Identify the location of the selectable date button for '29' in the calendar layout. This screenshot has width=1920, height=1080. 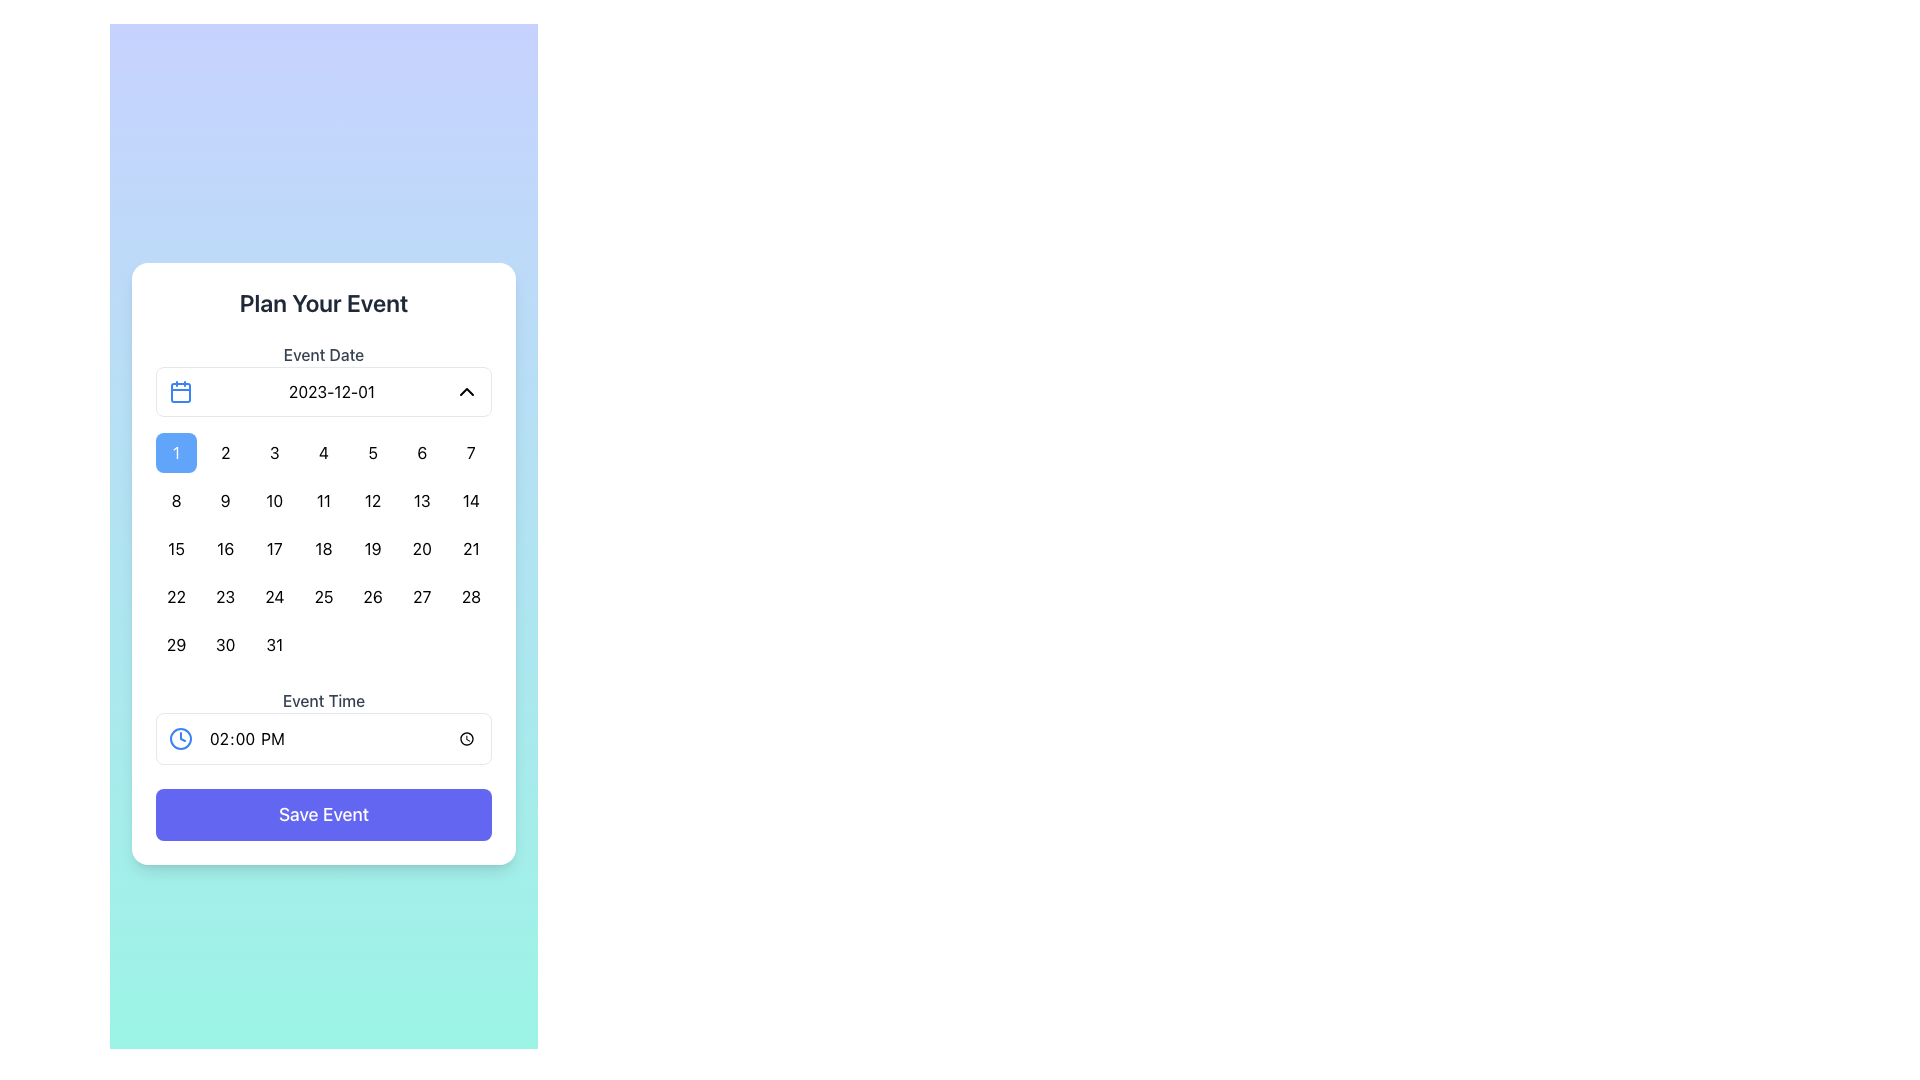
(176, 644).